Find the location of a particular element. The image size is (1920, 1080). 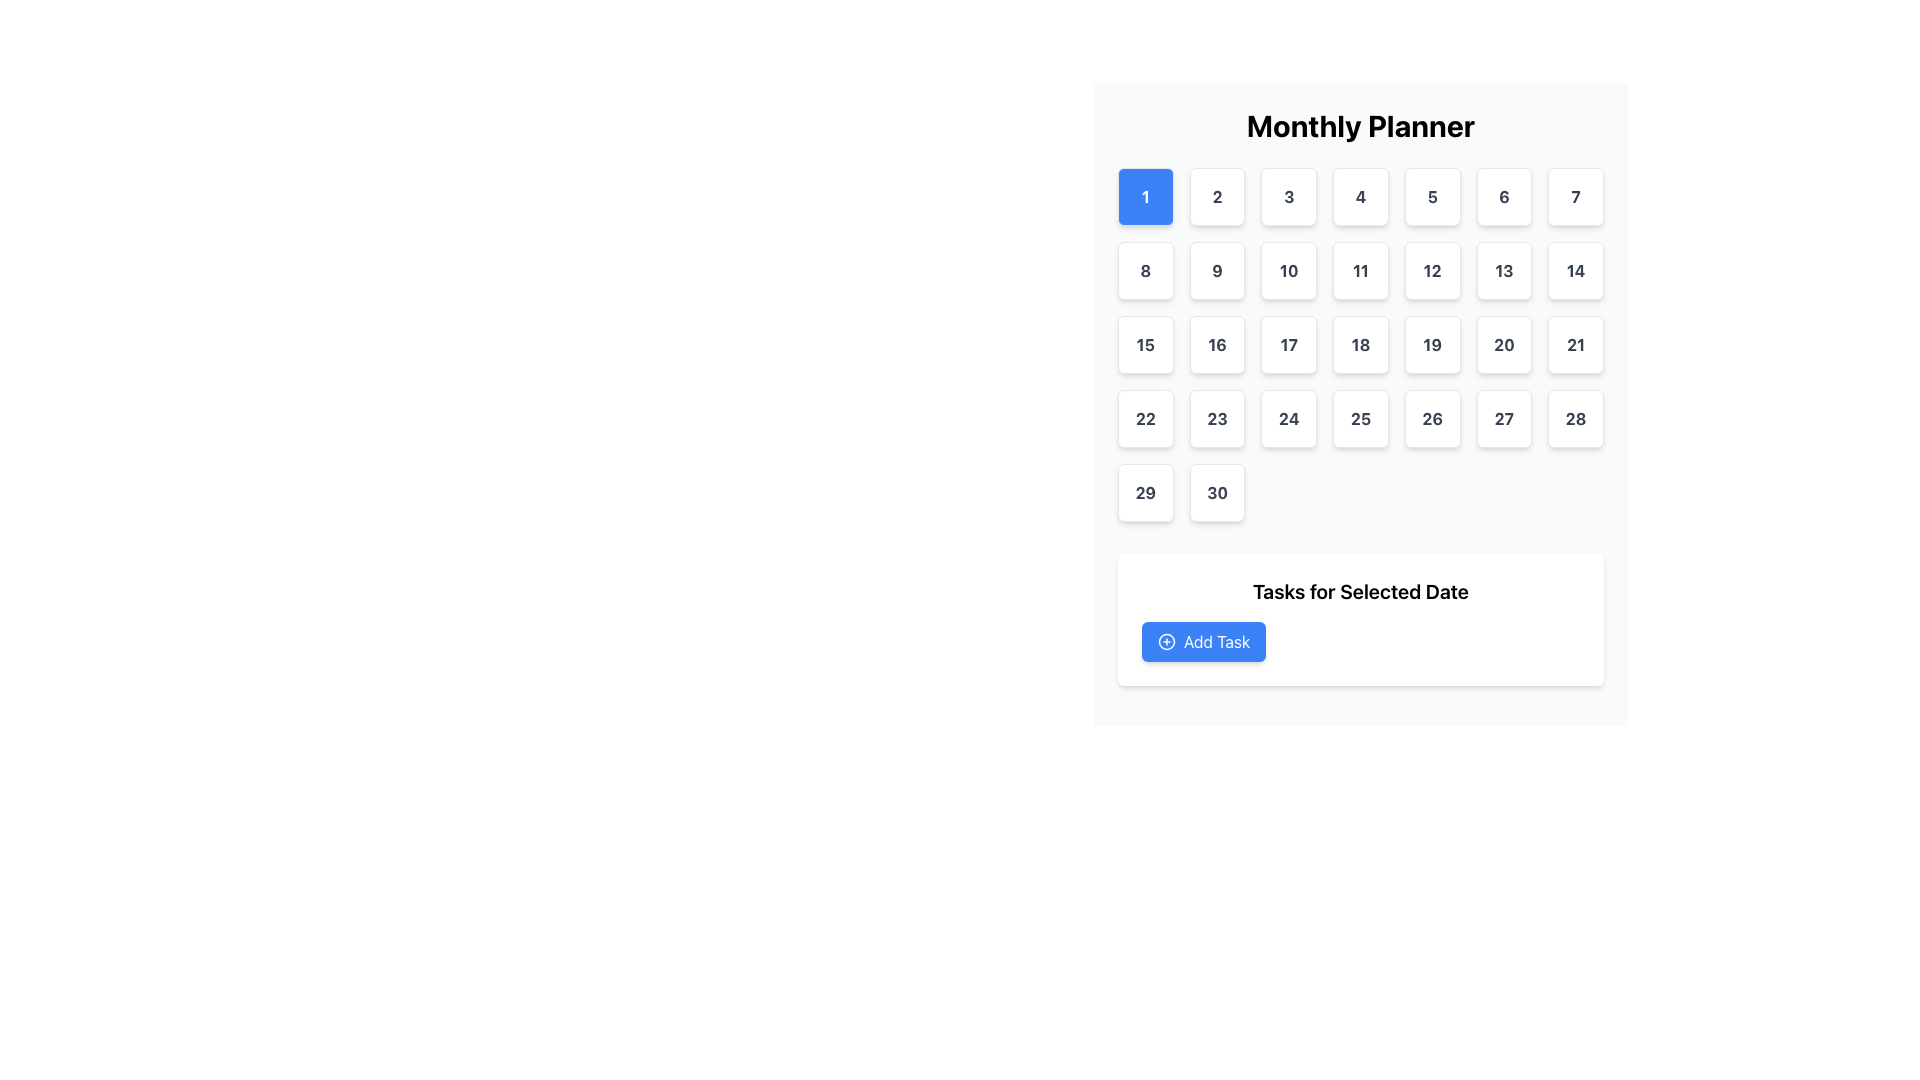

the rectangular button with rounded corners labeled '6' in the 'Monthly Planner' grid to trigger a visual effect is located at coordinates (1504, 196).